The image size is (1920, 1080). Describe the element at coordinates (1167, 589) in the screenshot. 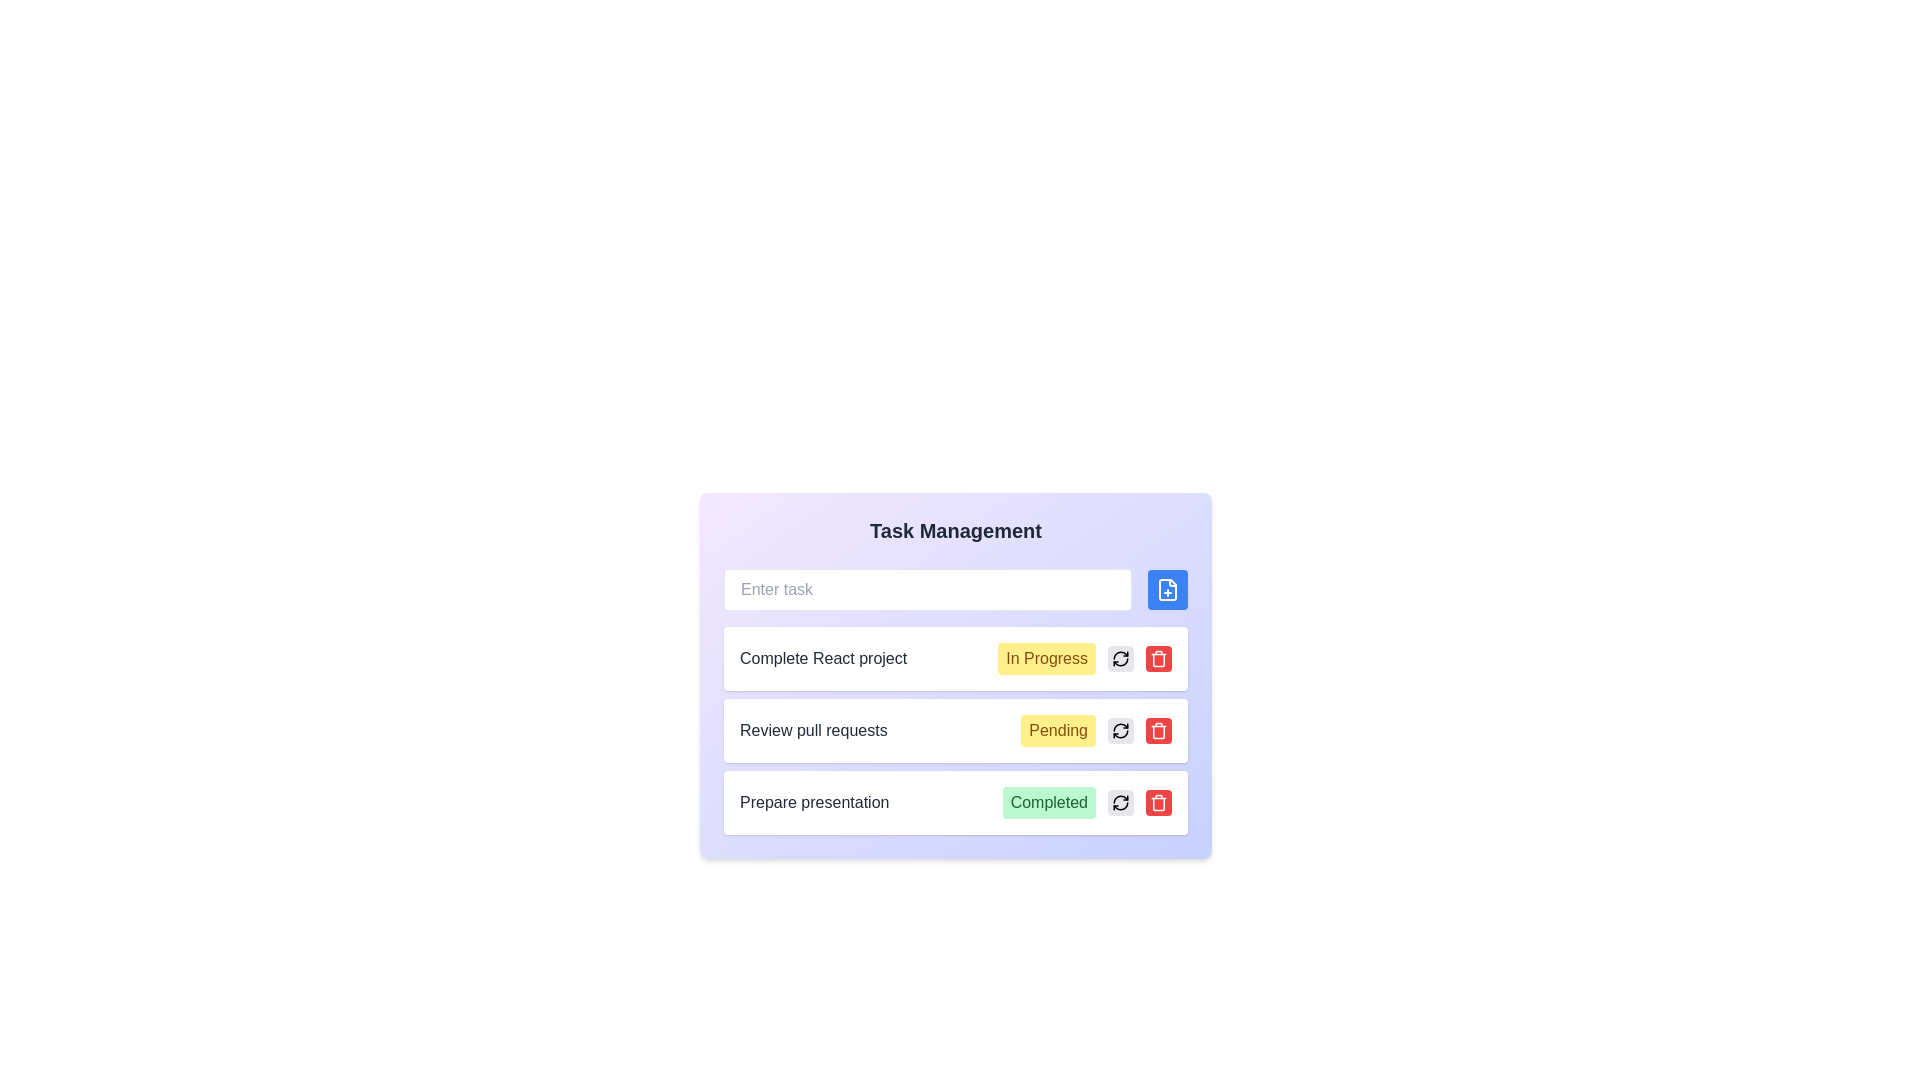

I see `the blue square icon button featuring an outlined document with a plus sign at its center, located at the right end of the 'Enter task' input field in the task management interface` at that location.